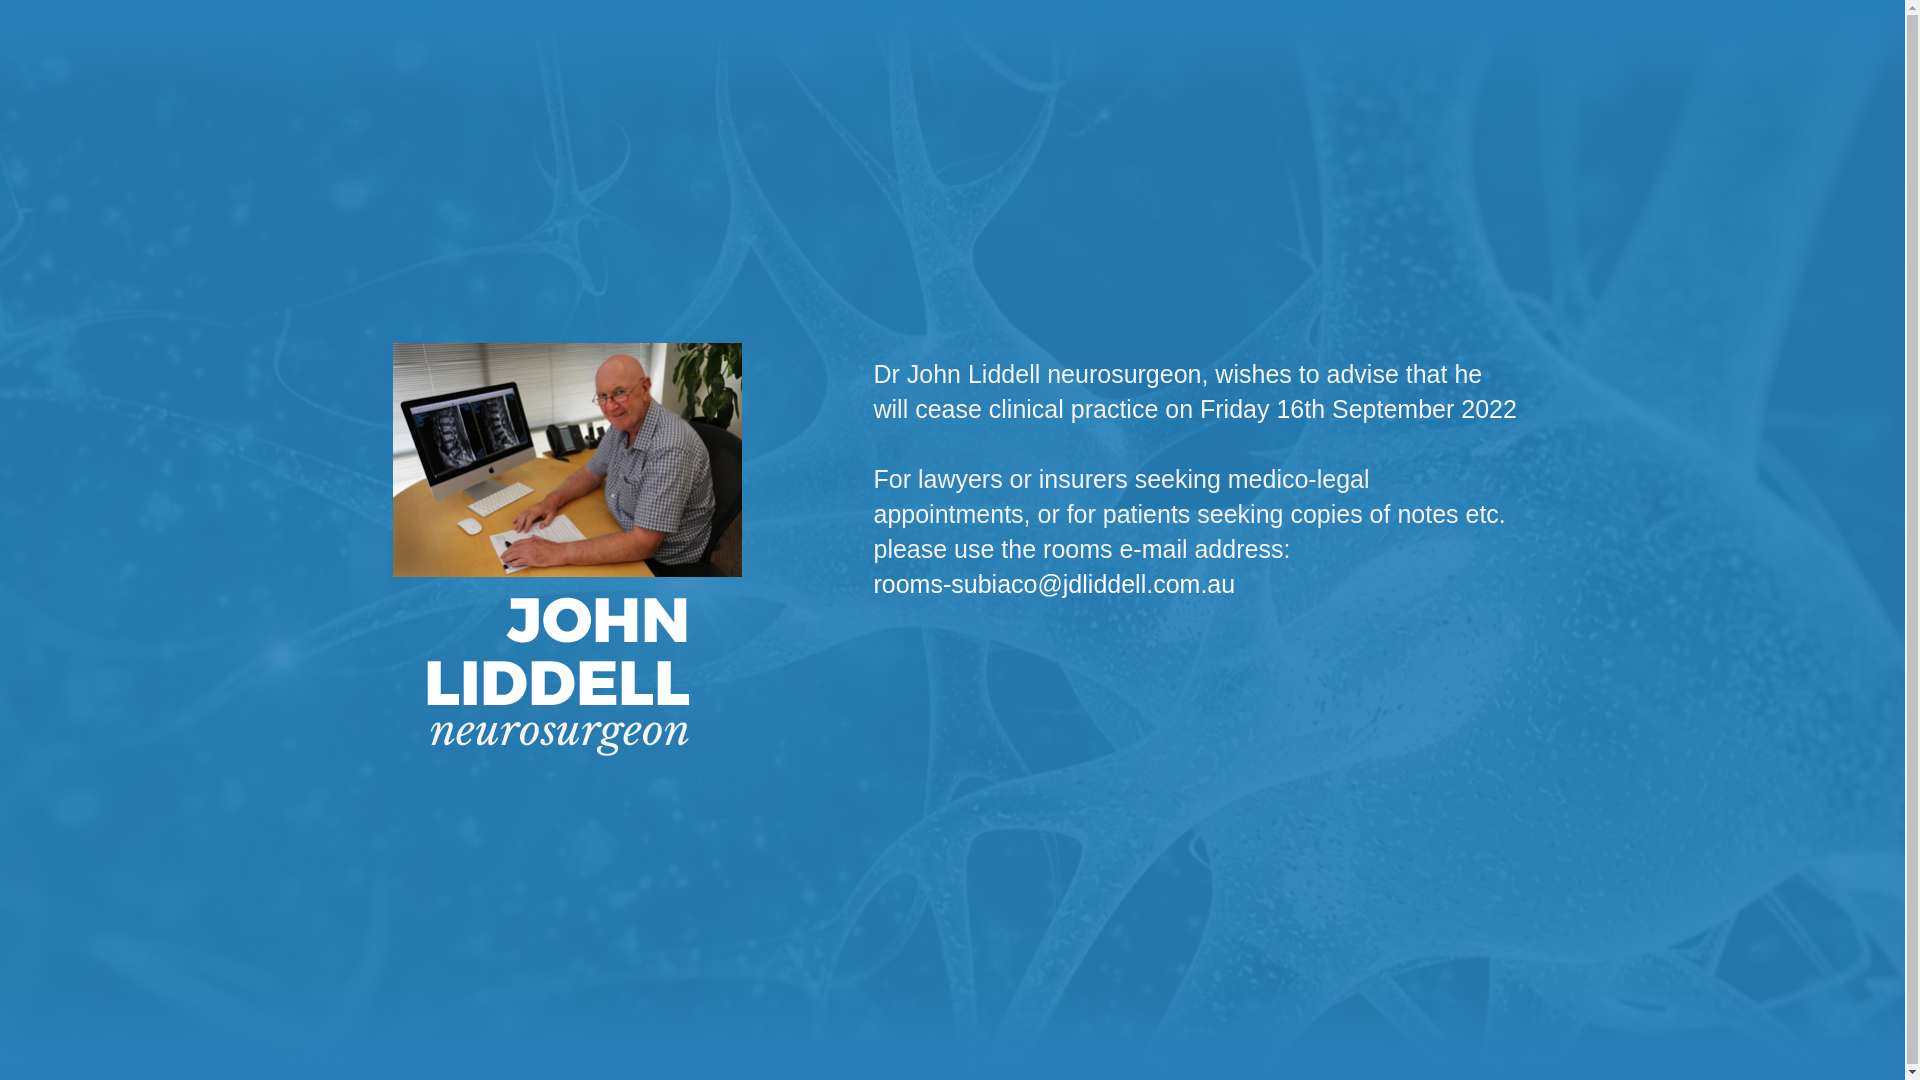 Image resolution: width=1920 pixels, height=1080 pixels. What do you see at coordinates (1053, 583) in the screenshot?
I see `'rooms-subiaco@jdliddell.com.au'` at bounding box center [1053, 583].